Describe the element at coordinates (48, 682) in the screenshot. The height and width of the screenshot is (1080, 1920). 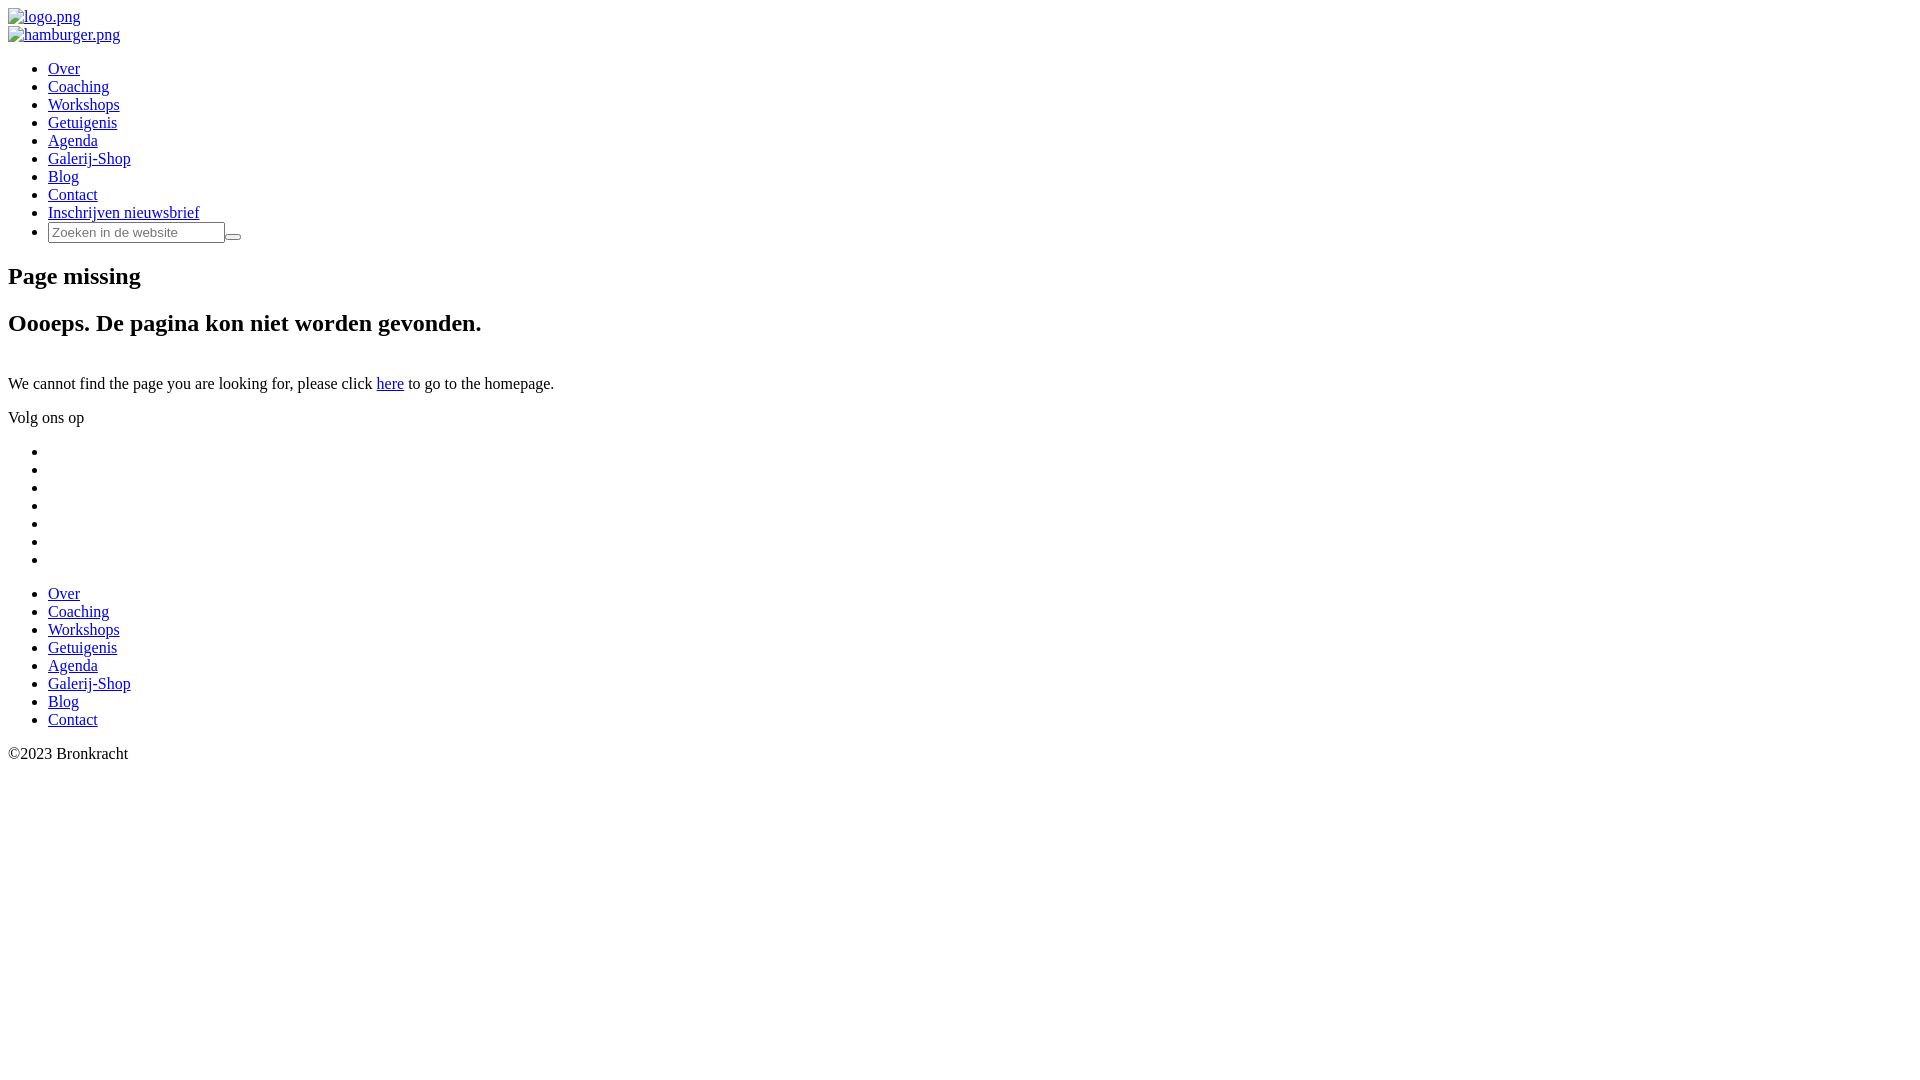
I see `'Galerij-Shop'` at that location.